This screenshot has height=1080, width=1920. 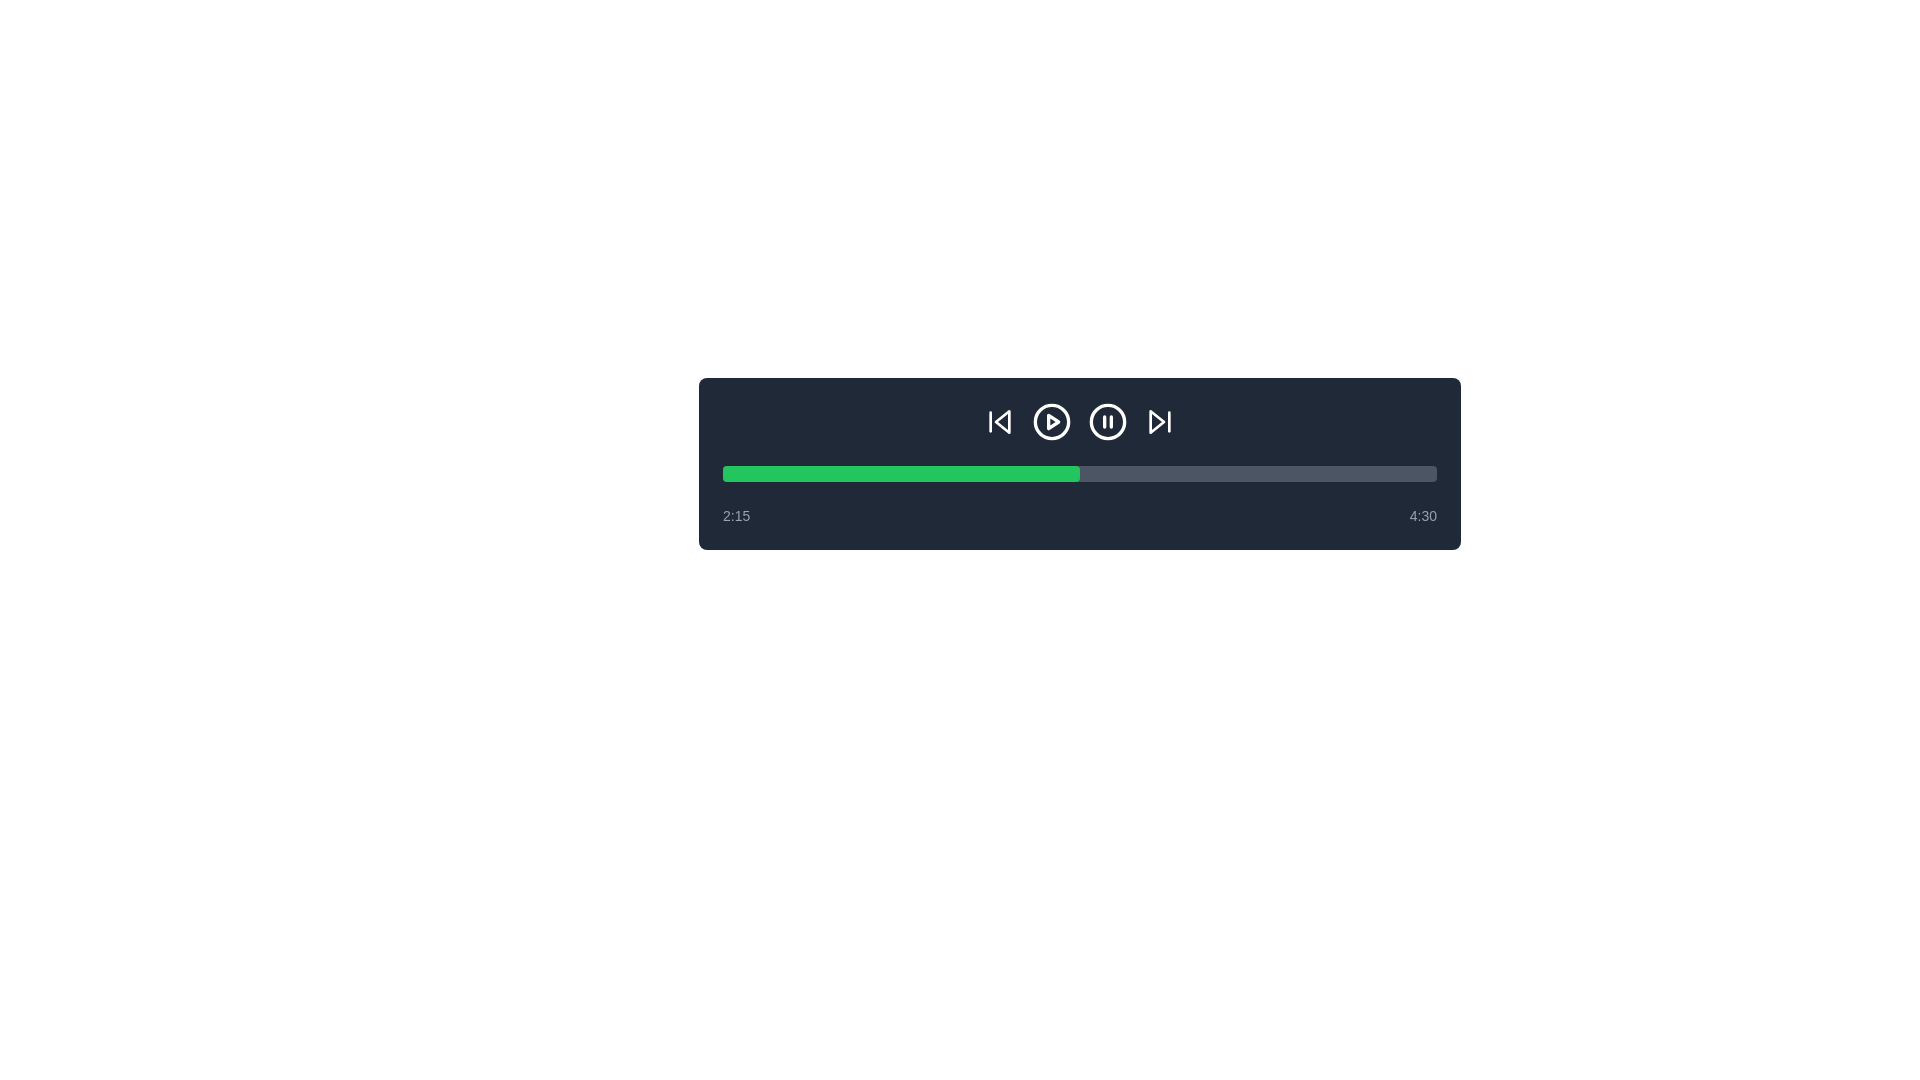 What do you see at coordinates (1160, 420) in the screenshot?
I see `the rightmost button/icon in the media control sequence to change its visual state` at bounding box center [1160, 420].